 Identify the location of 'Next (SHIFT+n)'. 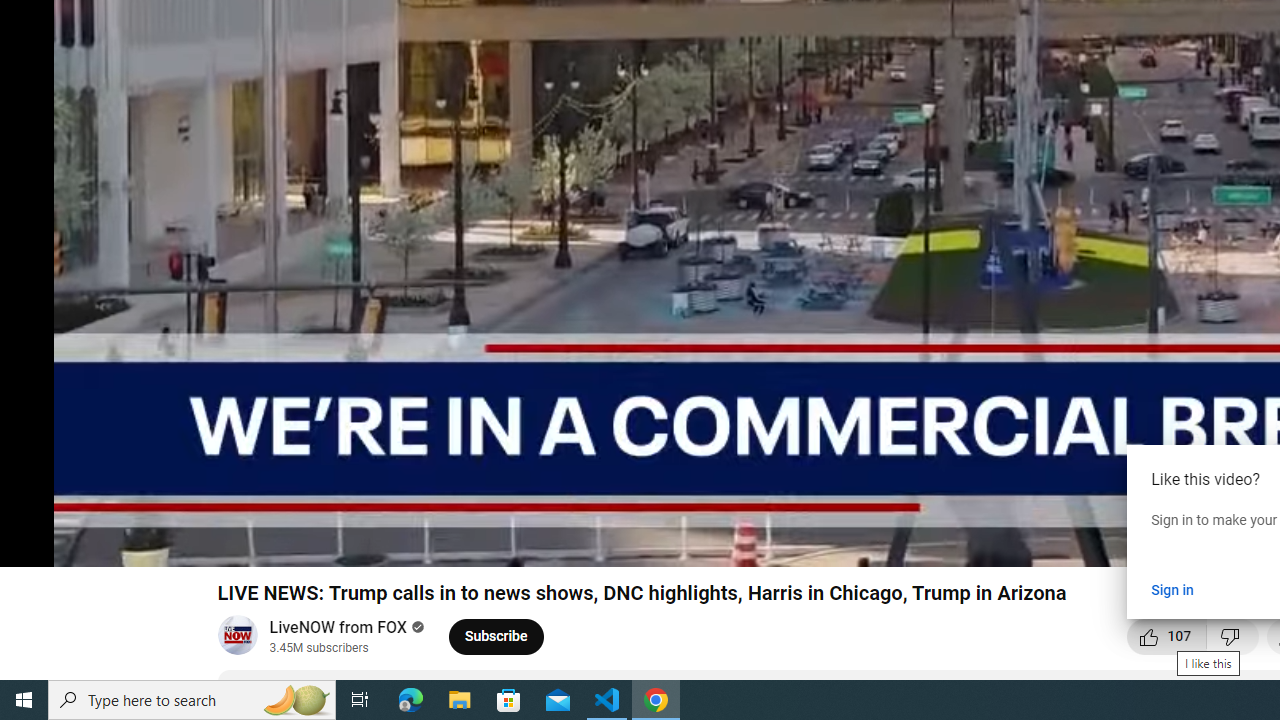
(80, 543).